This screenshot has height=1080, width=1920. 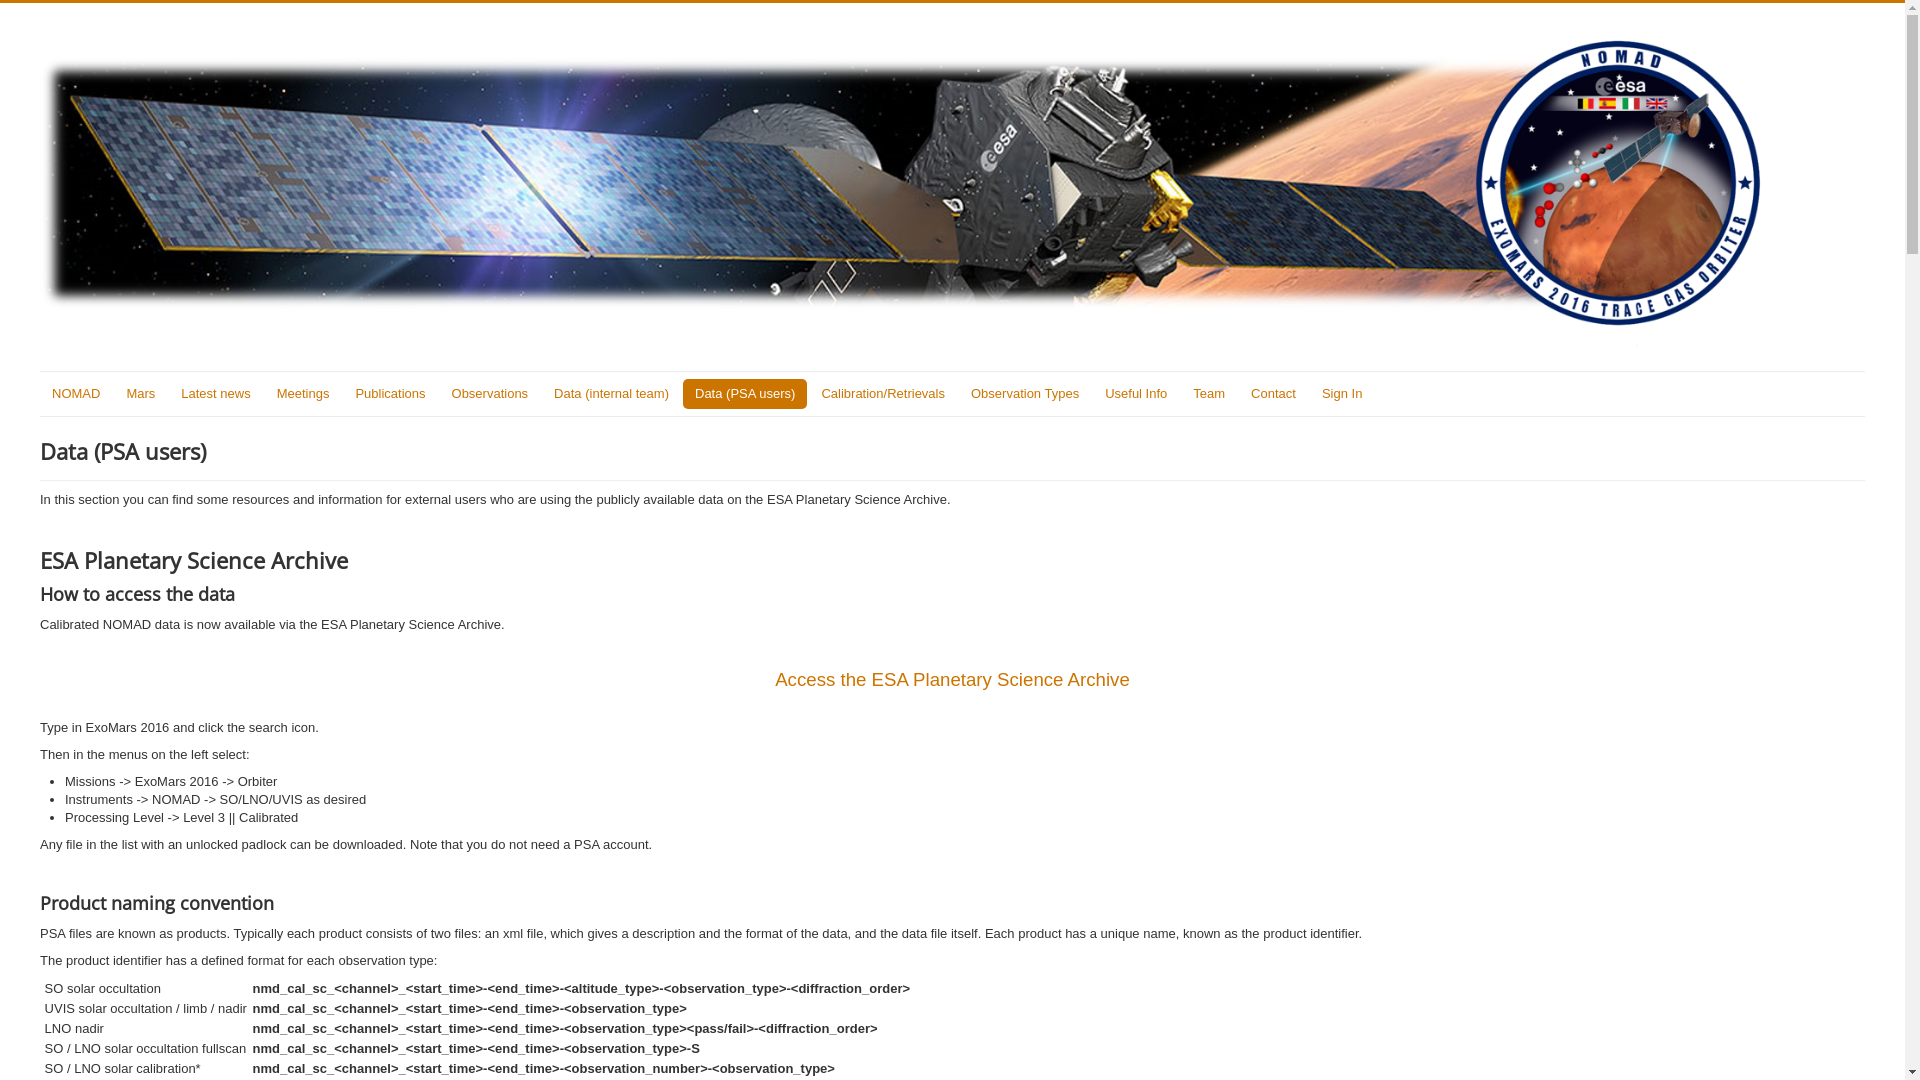 I want to click on 'Observations', so click(x=490, y=393).